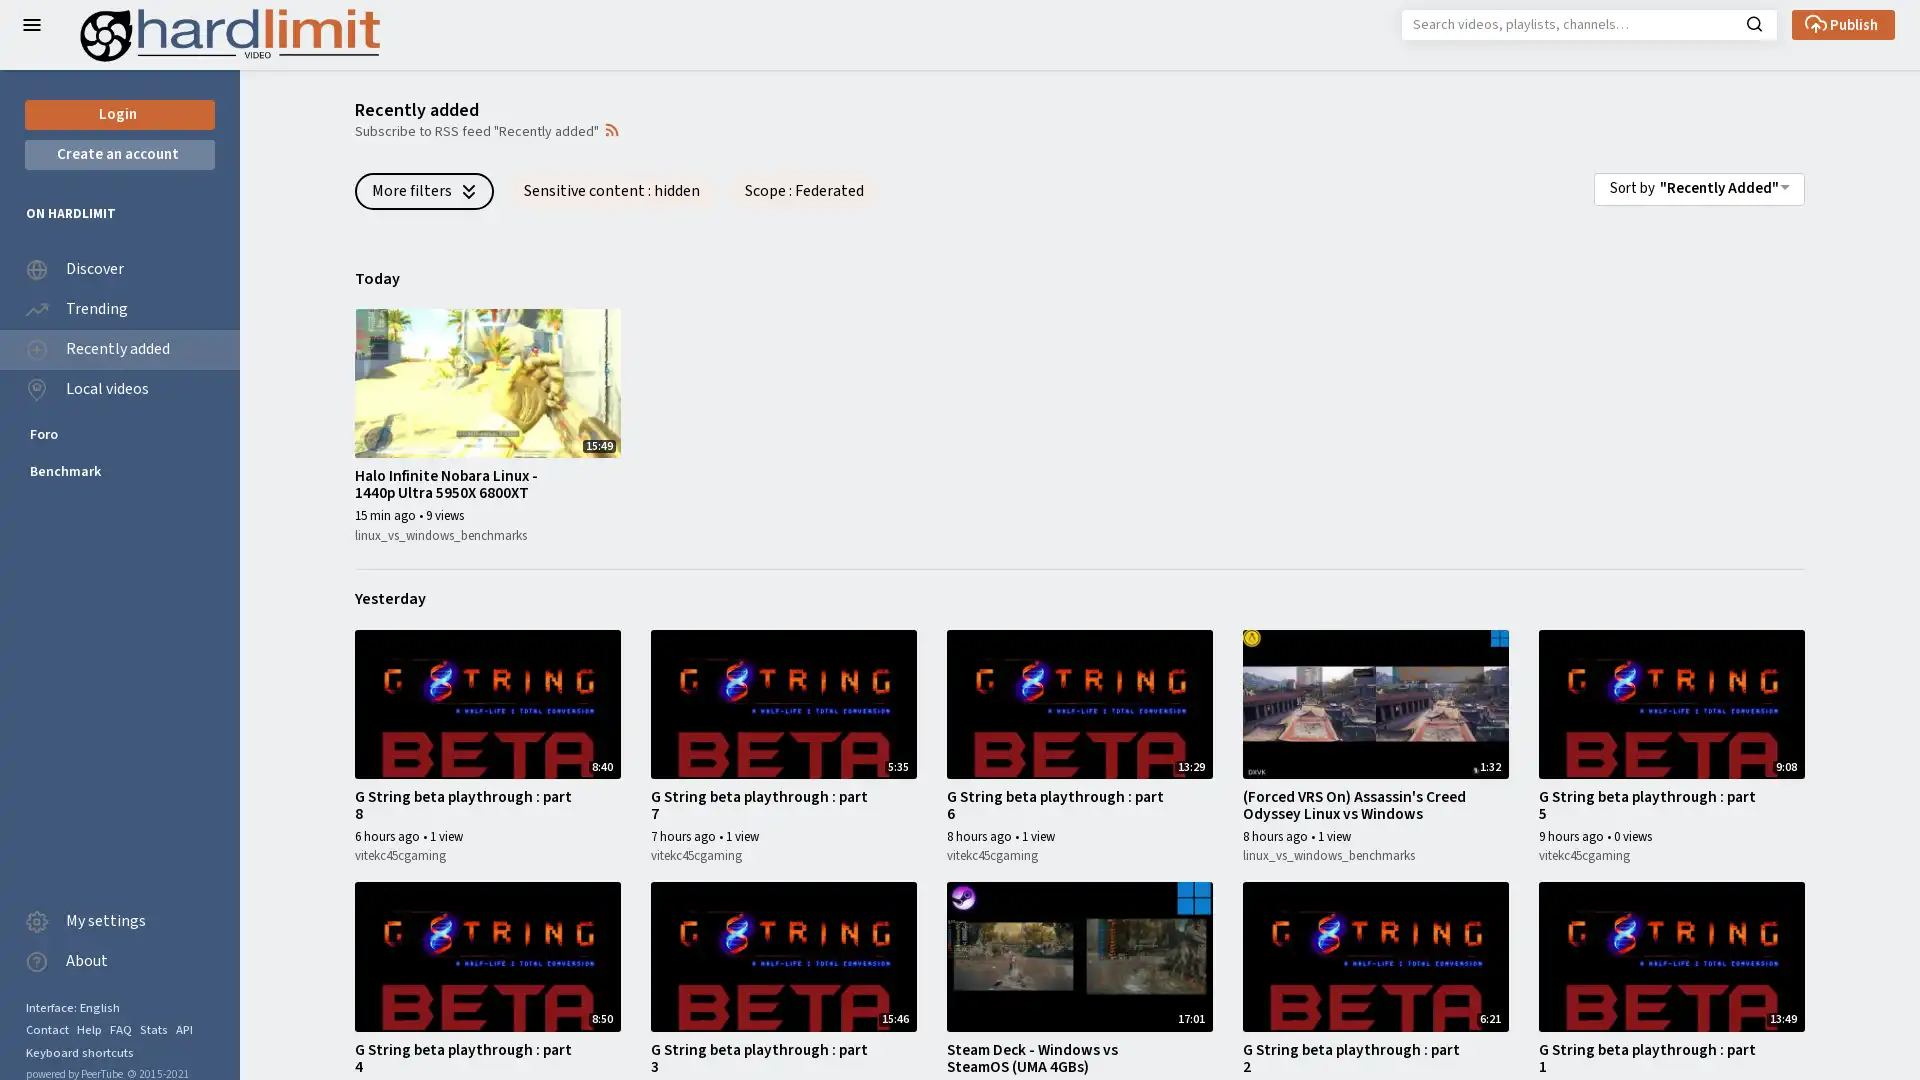 The height and width of the screenshot is (1080, 1920). Describe the element at coordinates (1753, 22) in the screenshot. I see `Search` at that location.